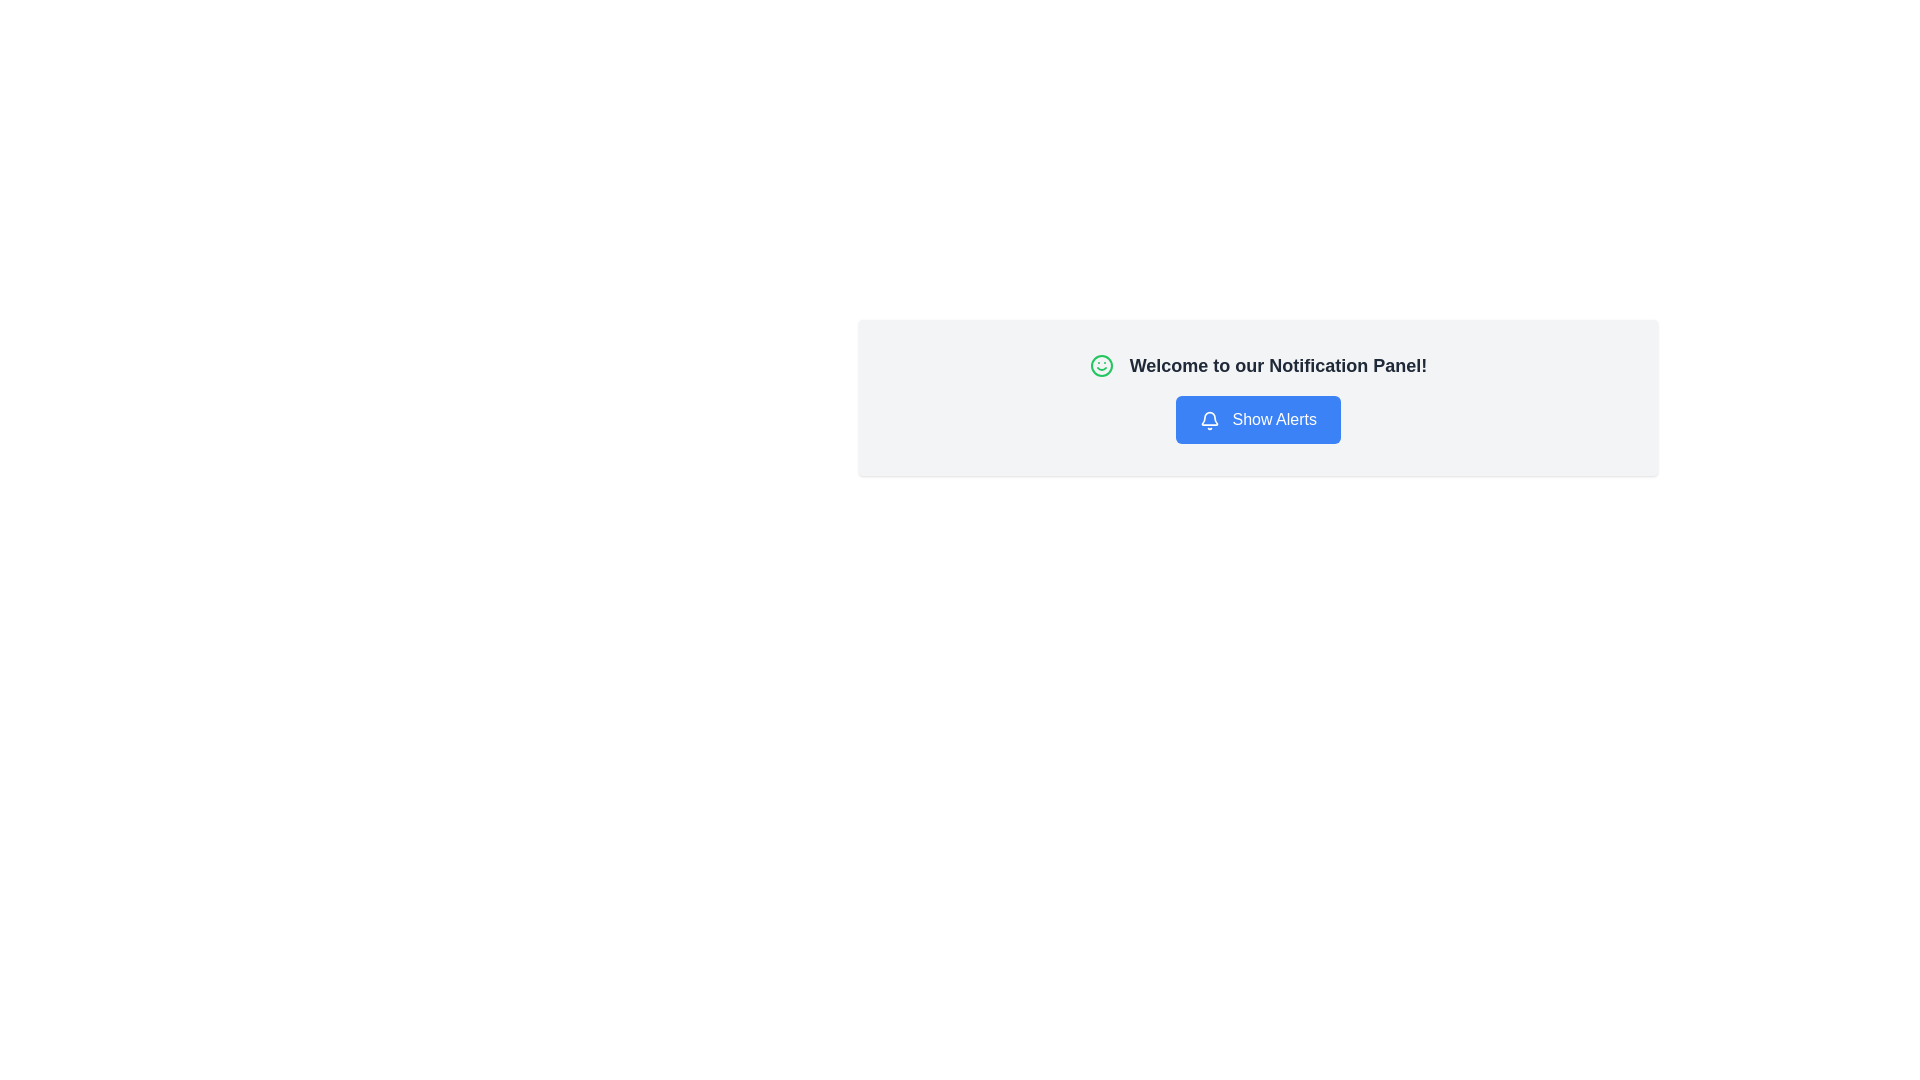 This screenshot has height=1080, width=1920. Describe the element at coordinates (1257, 397) in the screenshot. I see `the action button of the notification UI component` at that location.